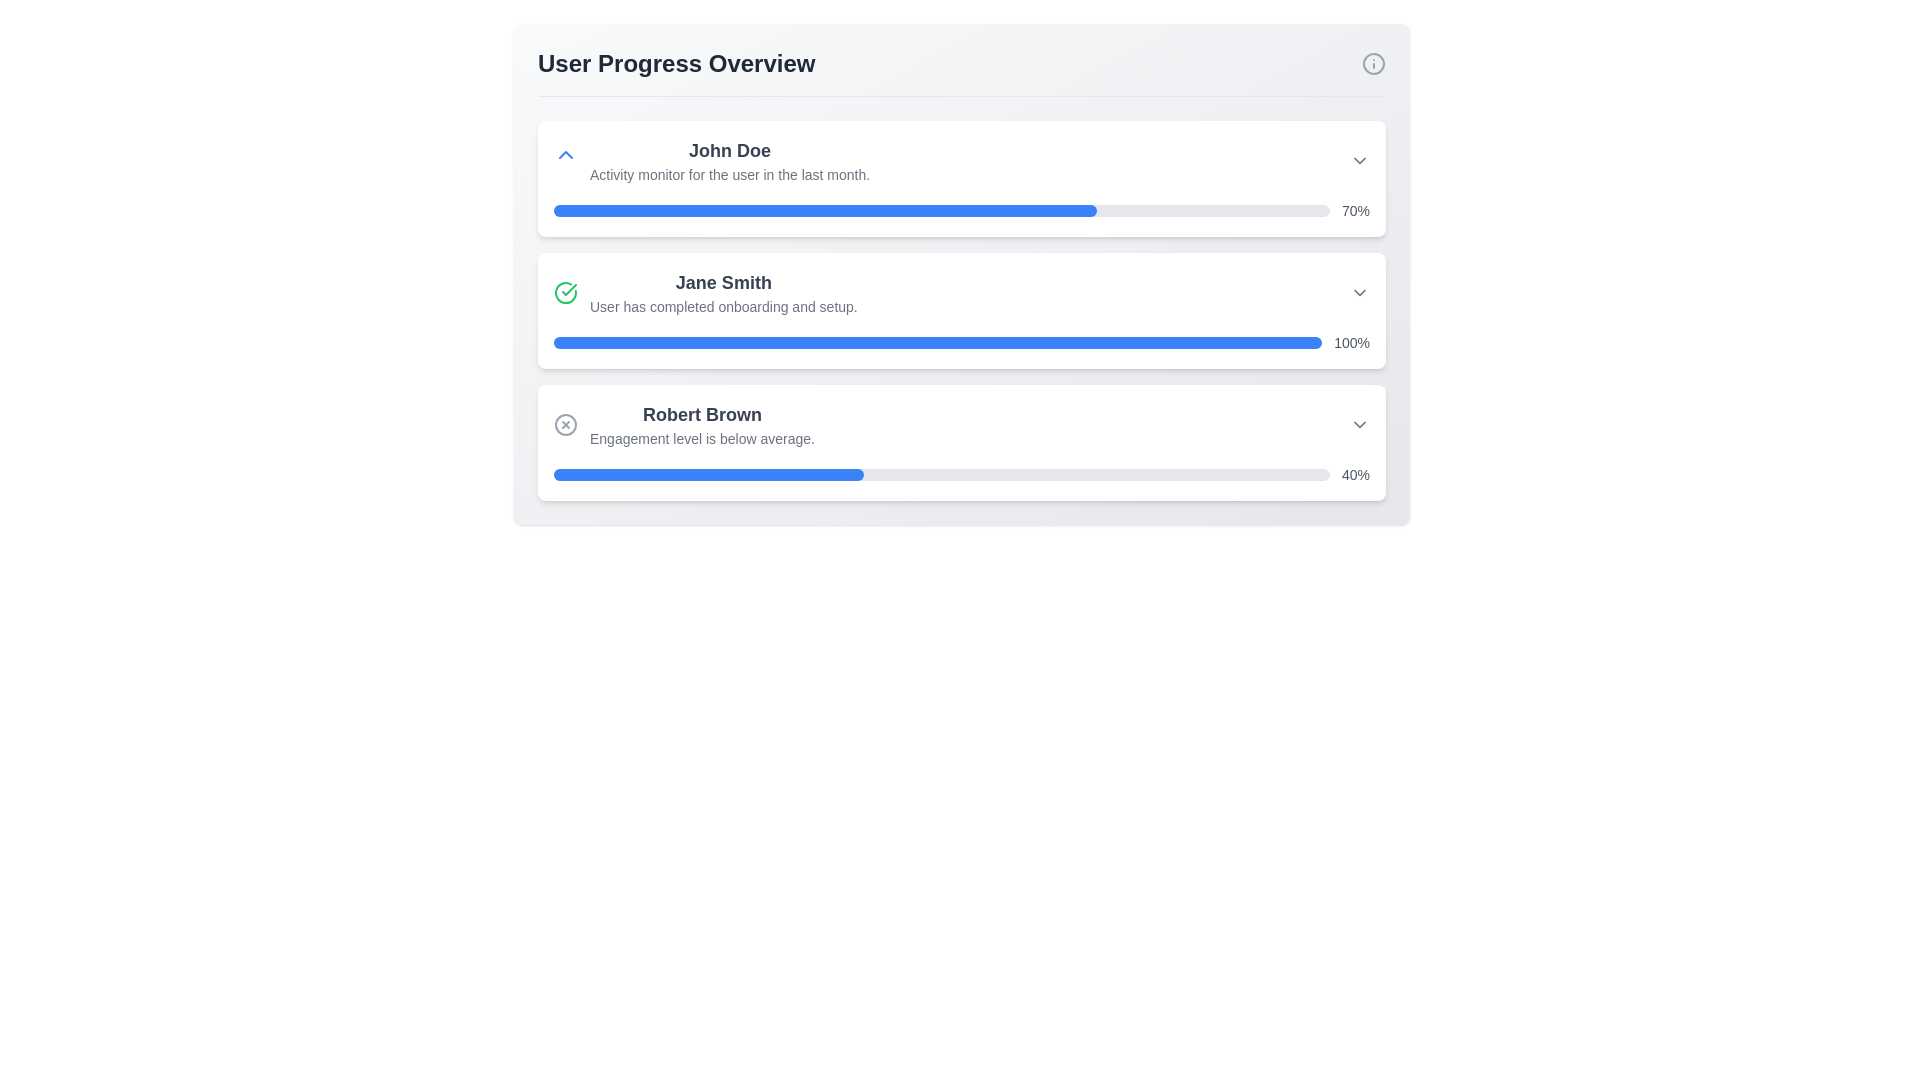  I want to click on the small blue chevron icon pointing upwards located to the left of the text 'John Doe' in the user progress overview section, so click(565, 157).